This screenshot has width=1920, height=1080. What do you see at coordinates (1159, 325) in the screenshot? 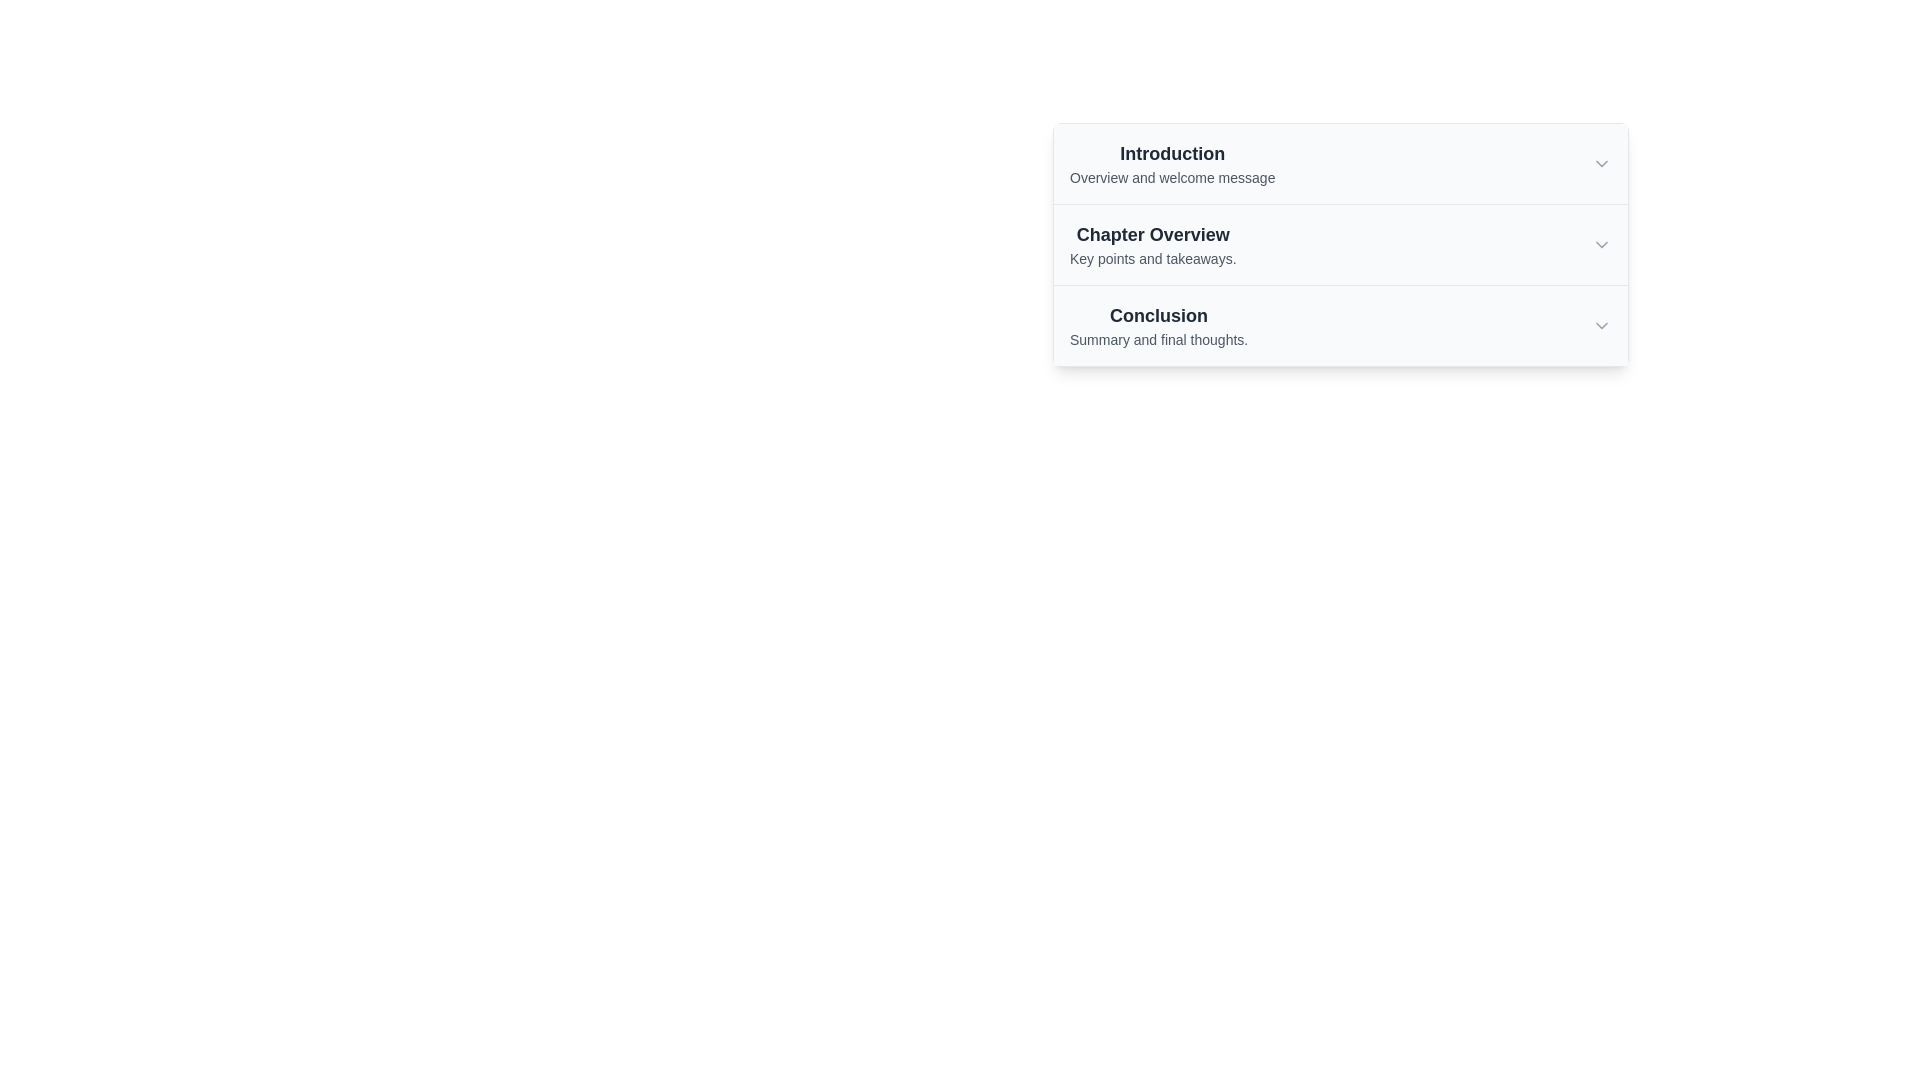
I see `the 'Conclusion' section header and description block` at bounding box center [1159, 325].